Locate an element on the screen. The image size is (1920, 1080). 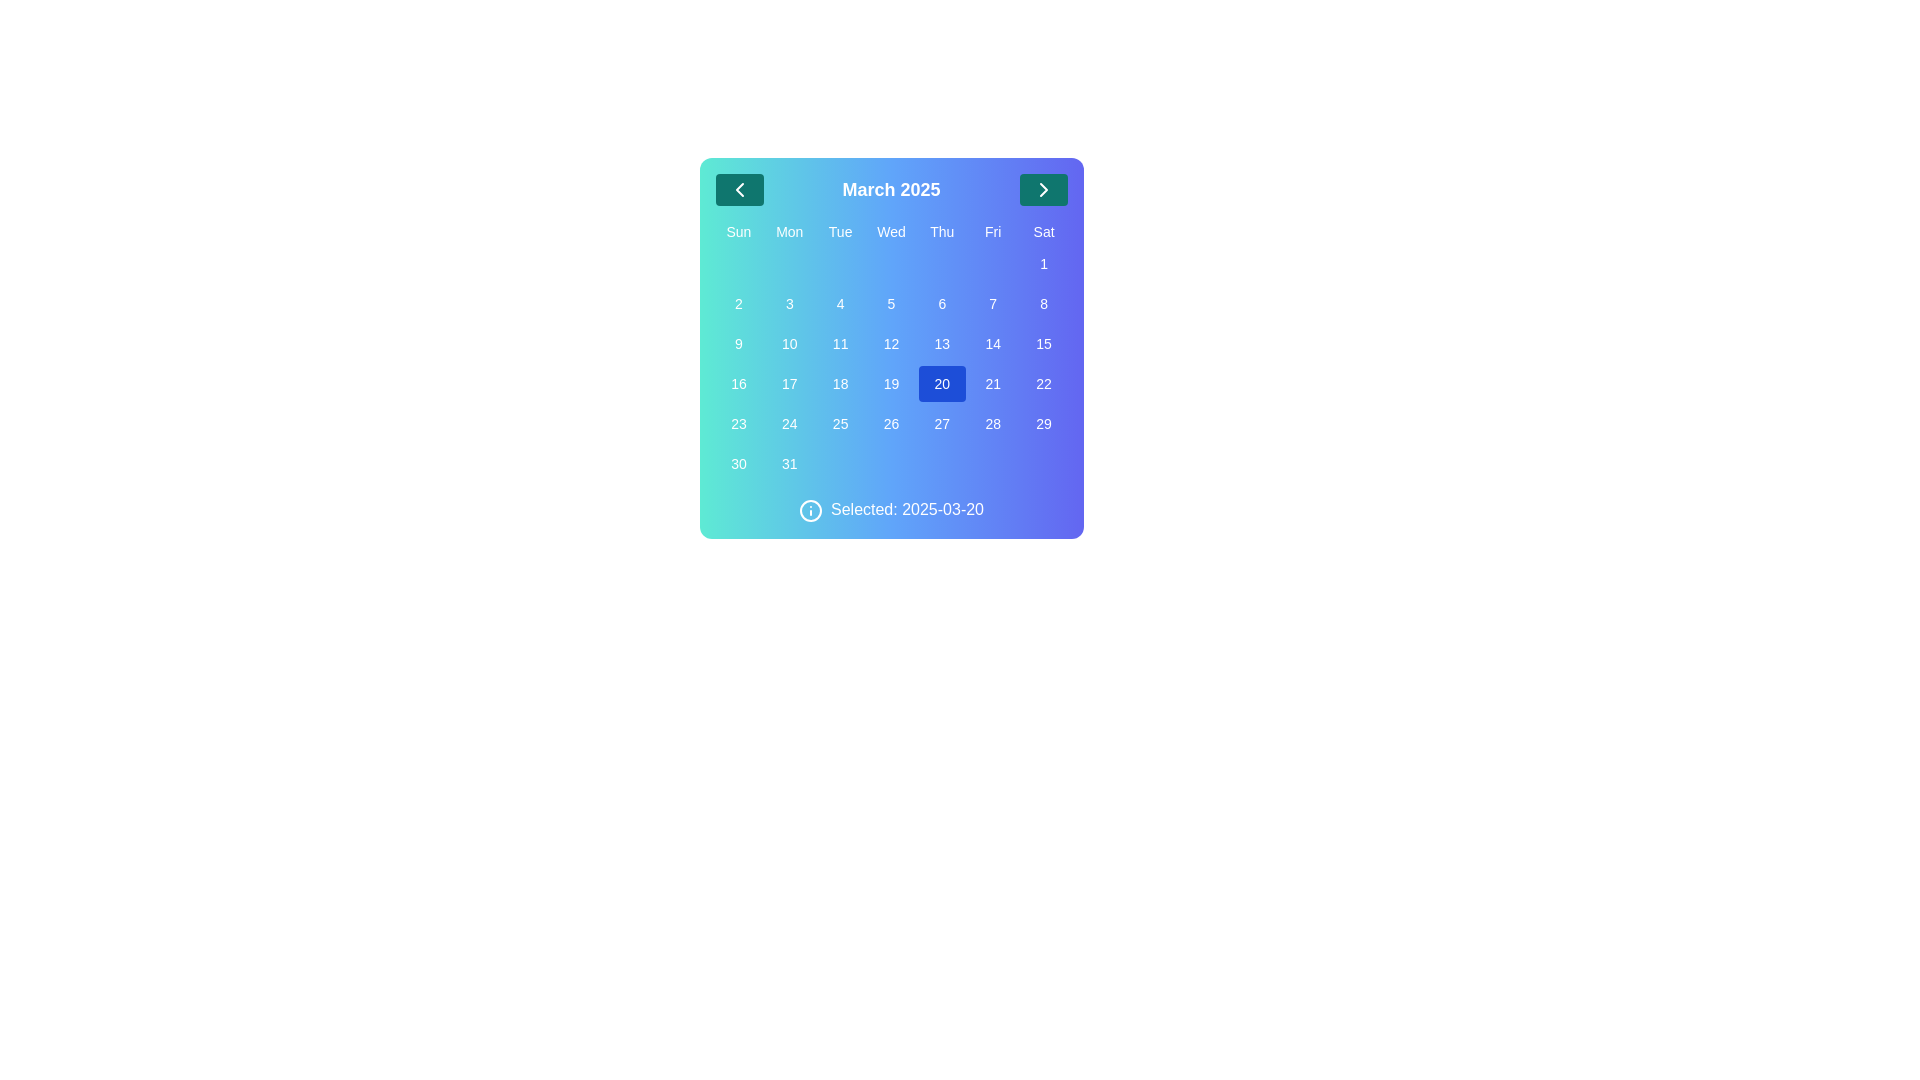
the button displaying the text '17' in the calendar interface is located at coordinates (788, 384).